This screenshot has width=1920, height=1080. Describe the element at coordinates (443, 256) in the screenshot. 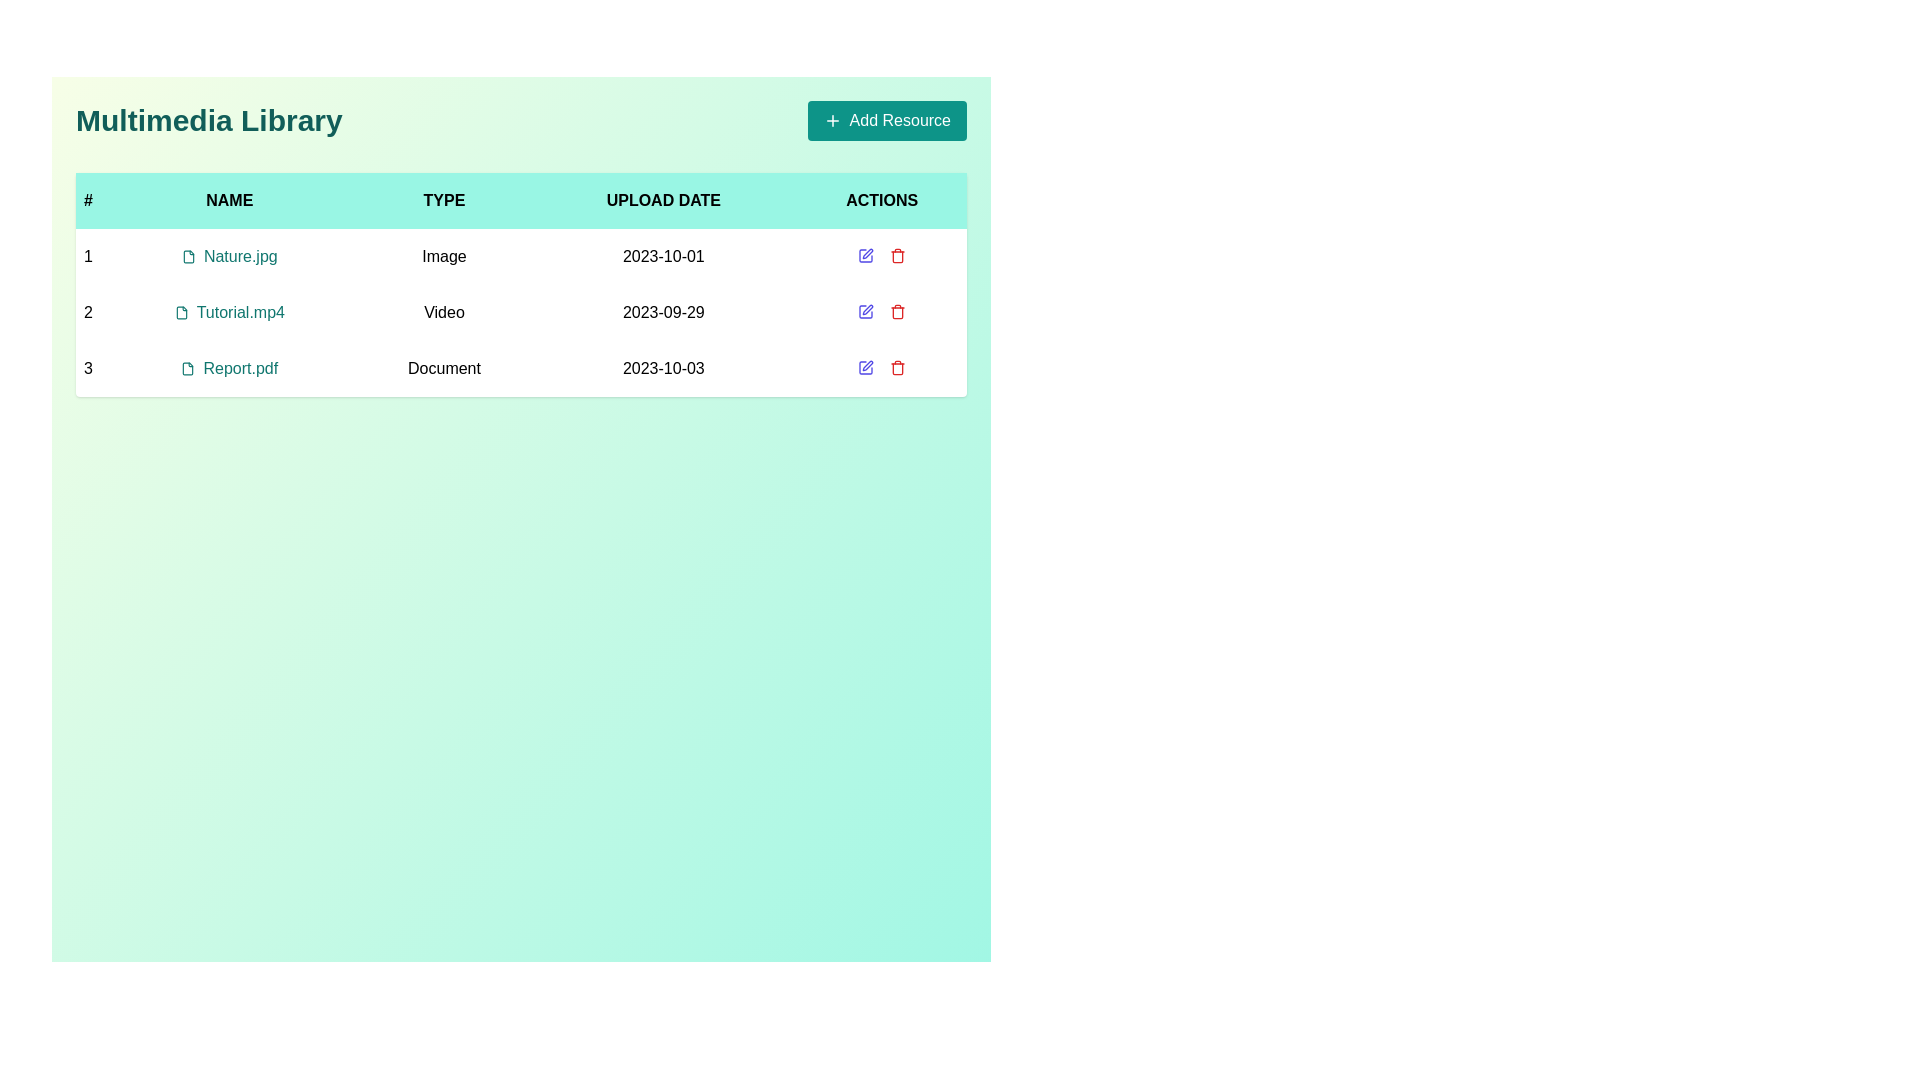

I see `the label indicating the file type for the media entry 'Nature.jpg', located in the first row and third column of the table structure` at that location.